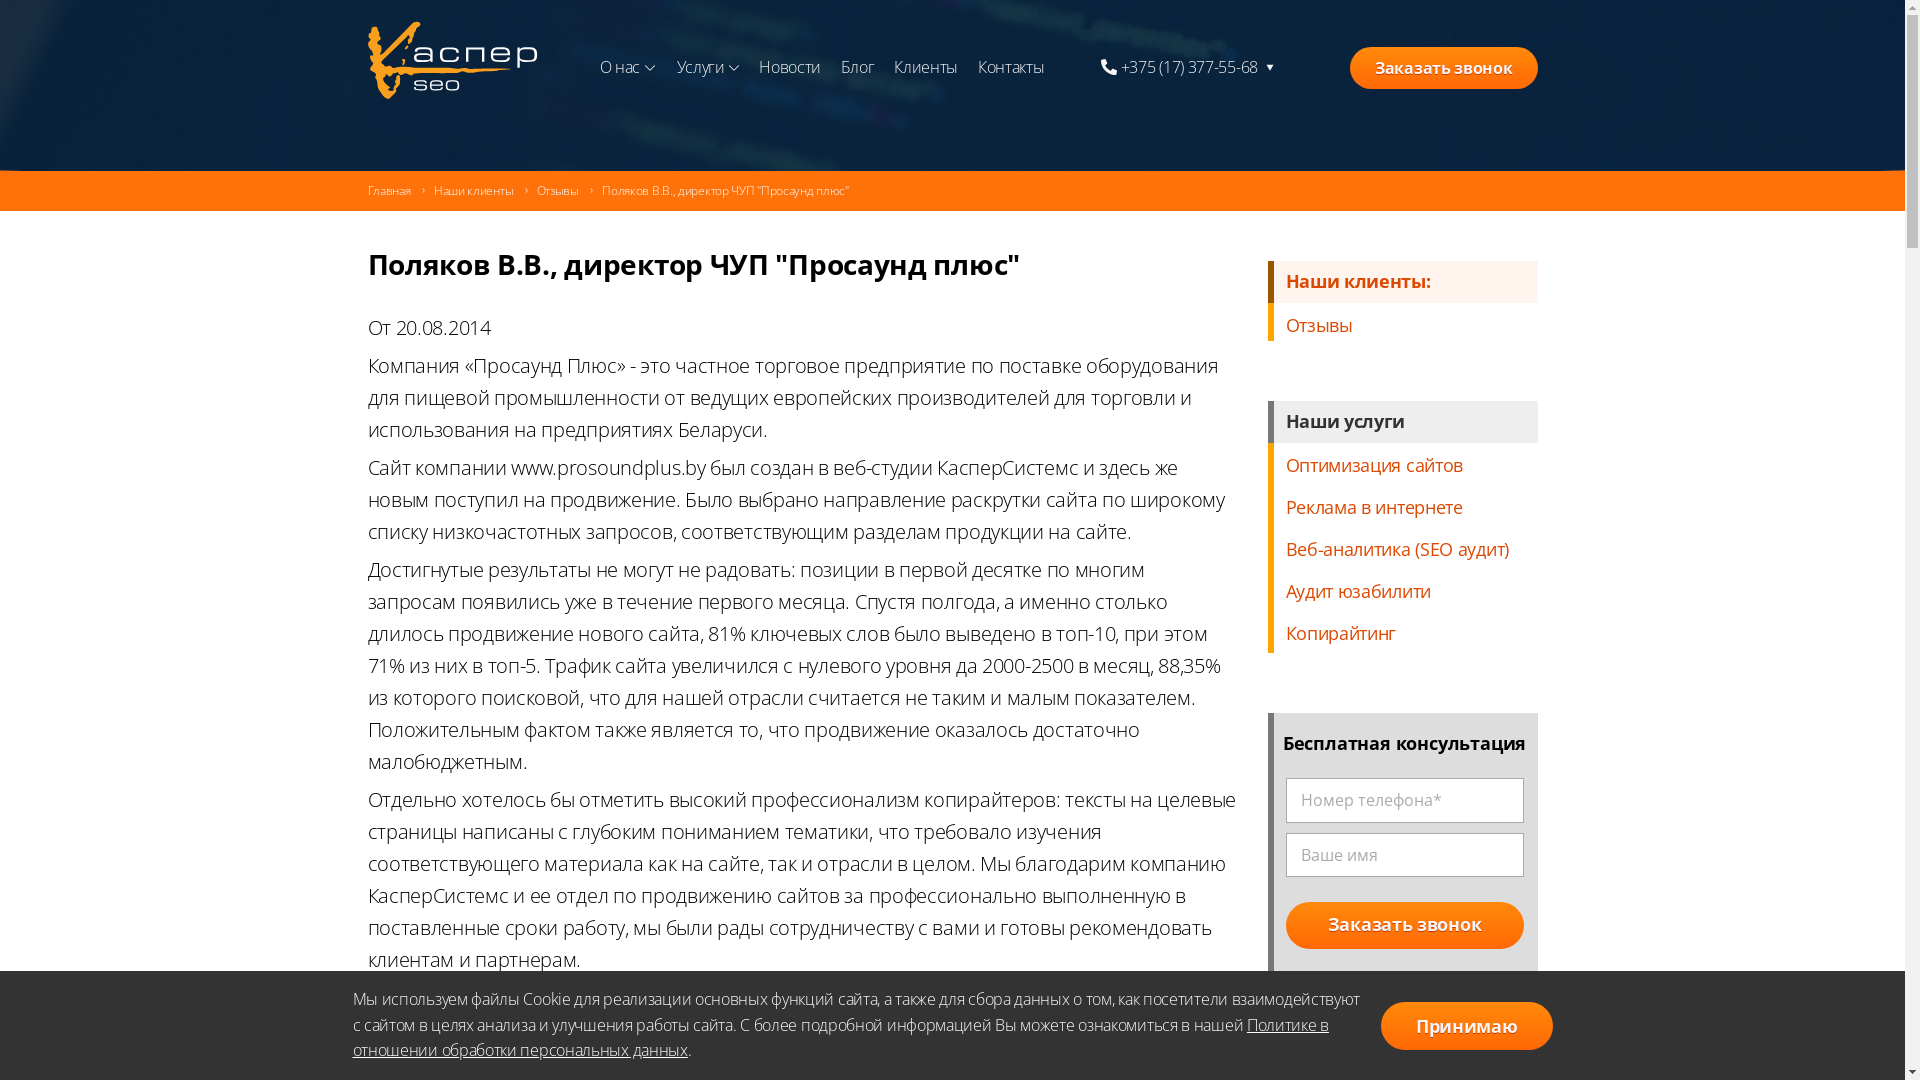  Describe the element at coordinates (1099, 67) in the screenshot. I see `'+375 (17) 377-55-68'` at that location.